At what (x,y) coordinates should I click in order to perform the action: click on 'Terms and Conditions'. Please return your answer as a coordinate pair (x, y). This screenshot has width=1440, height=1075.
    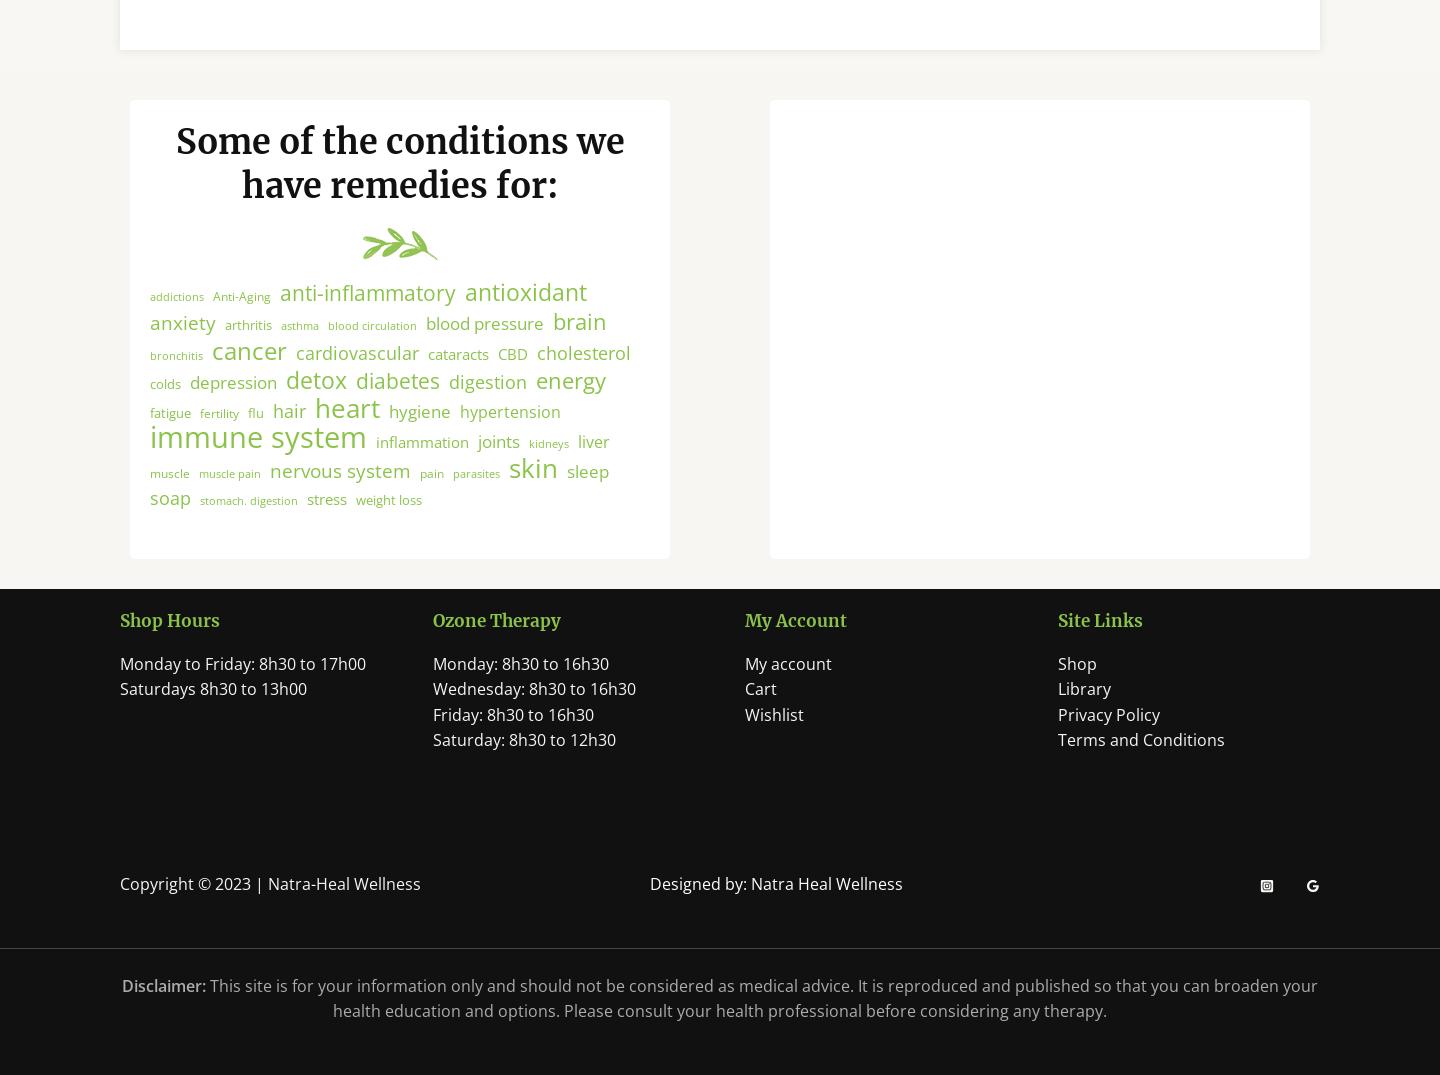
    Looking at the image, I should click on (1139, 767).